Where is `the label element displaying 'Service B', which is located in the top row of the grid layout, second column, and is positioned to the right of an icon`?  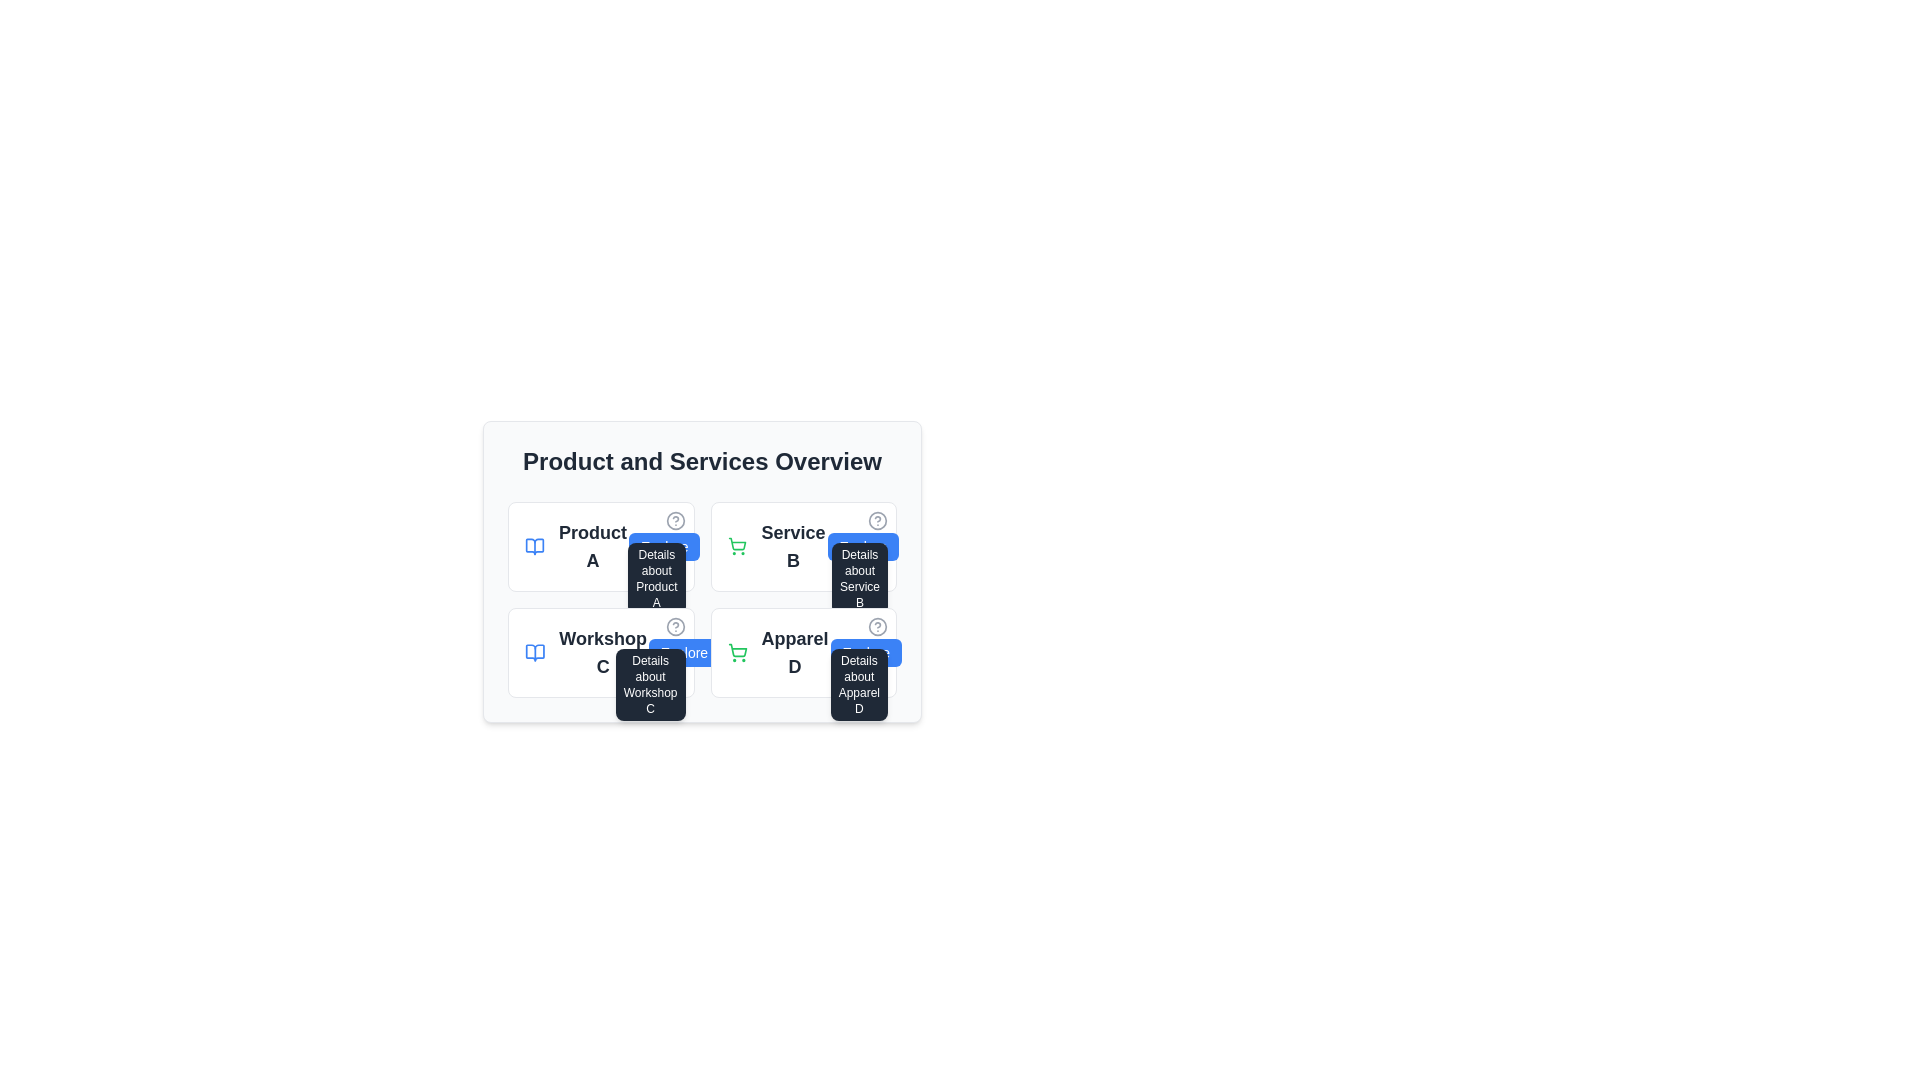
the label element displaying 'Service B', which is located in the top row of the grid layout, second column, and is positioned to the right of an icon is located at coordinates (792, 547).